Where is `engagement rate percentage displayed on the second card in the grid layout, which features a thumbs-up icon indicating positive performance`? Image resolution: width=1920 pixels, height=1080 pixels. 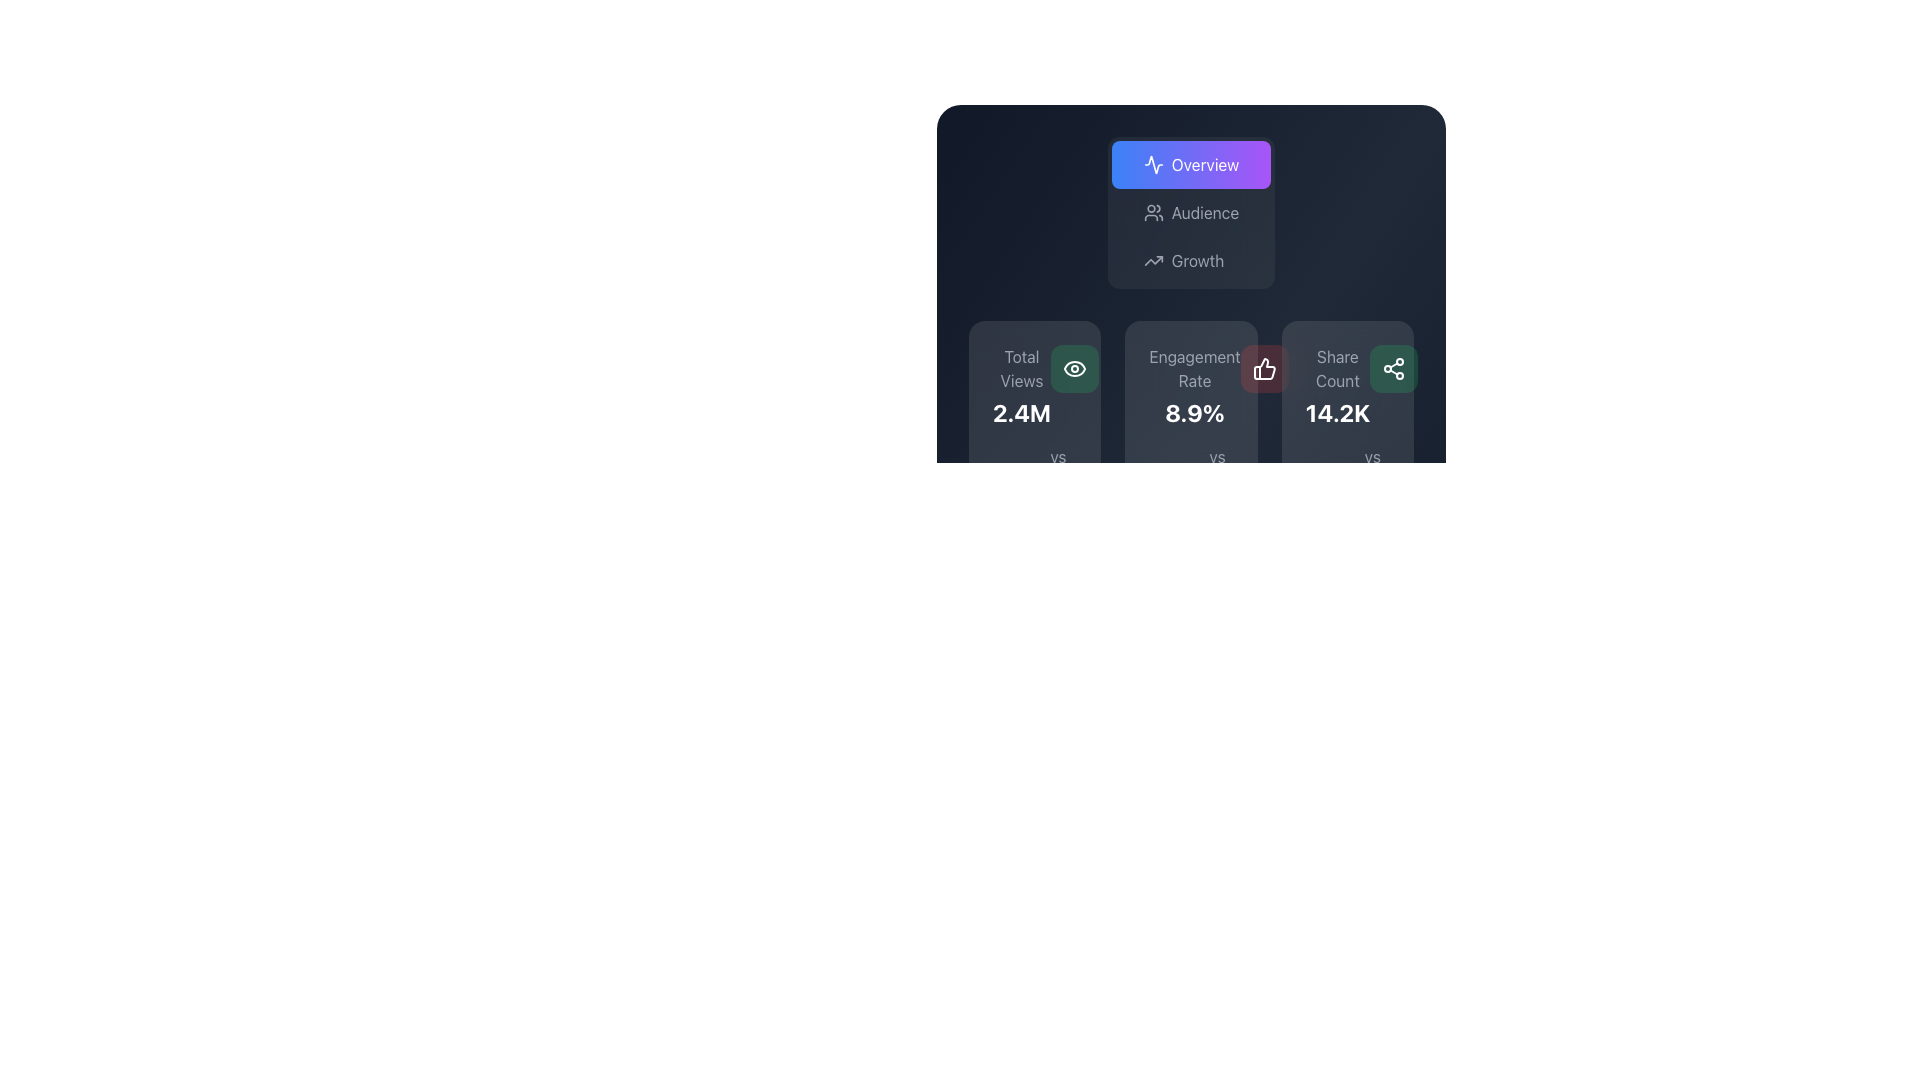
engagement rate percentage displayed on the second card in the grid layout, which features a thumbs-up icon indicating positive performance is located at coordinates (1191, 430).